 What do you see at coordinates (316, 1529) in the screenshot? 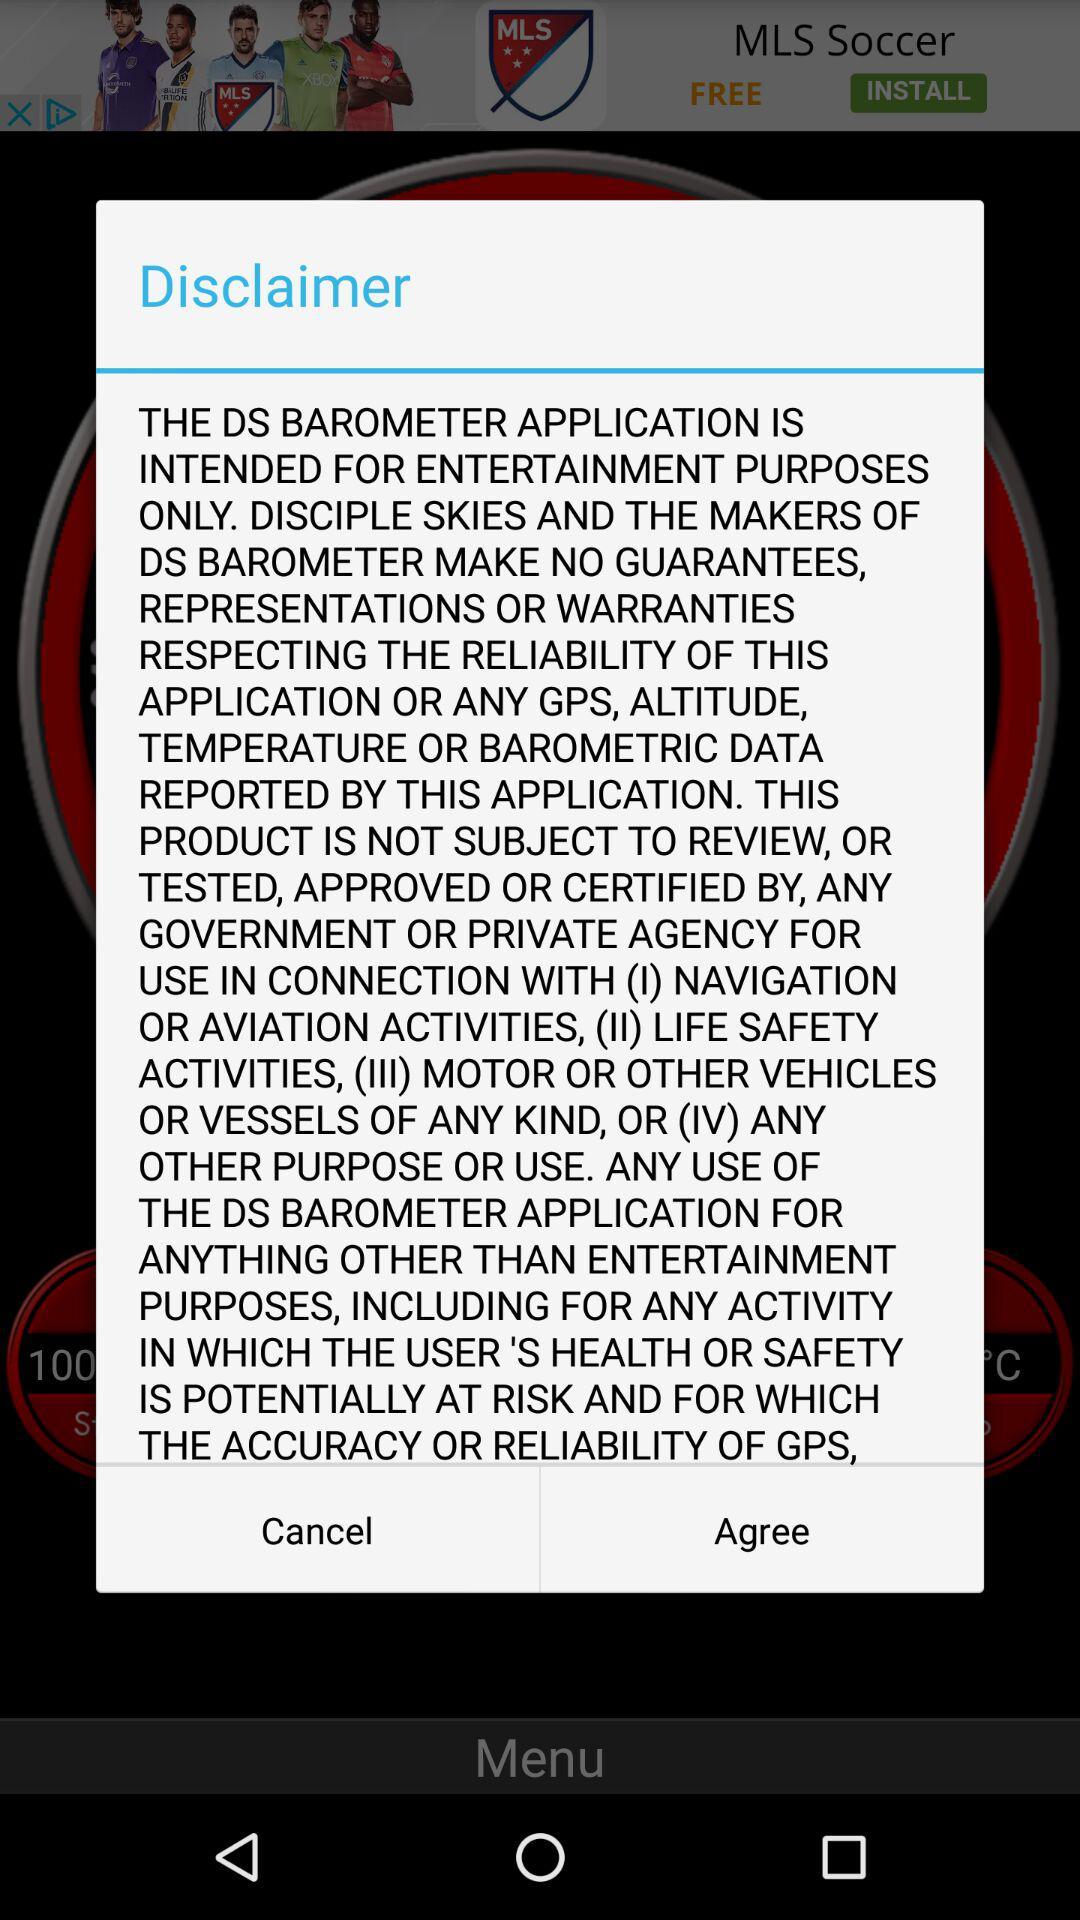
I see `cancel item` at bounding box center [316, 1529].